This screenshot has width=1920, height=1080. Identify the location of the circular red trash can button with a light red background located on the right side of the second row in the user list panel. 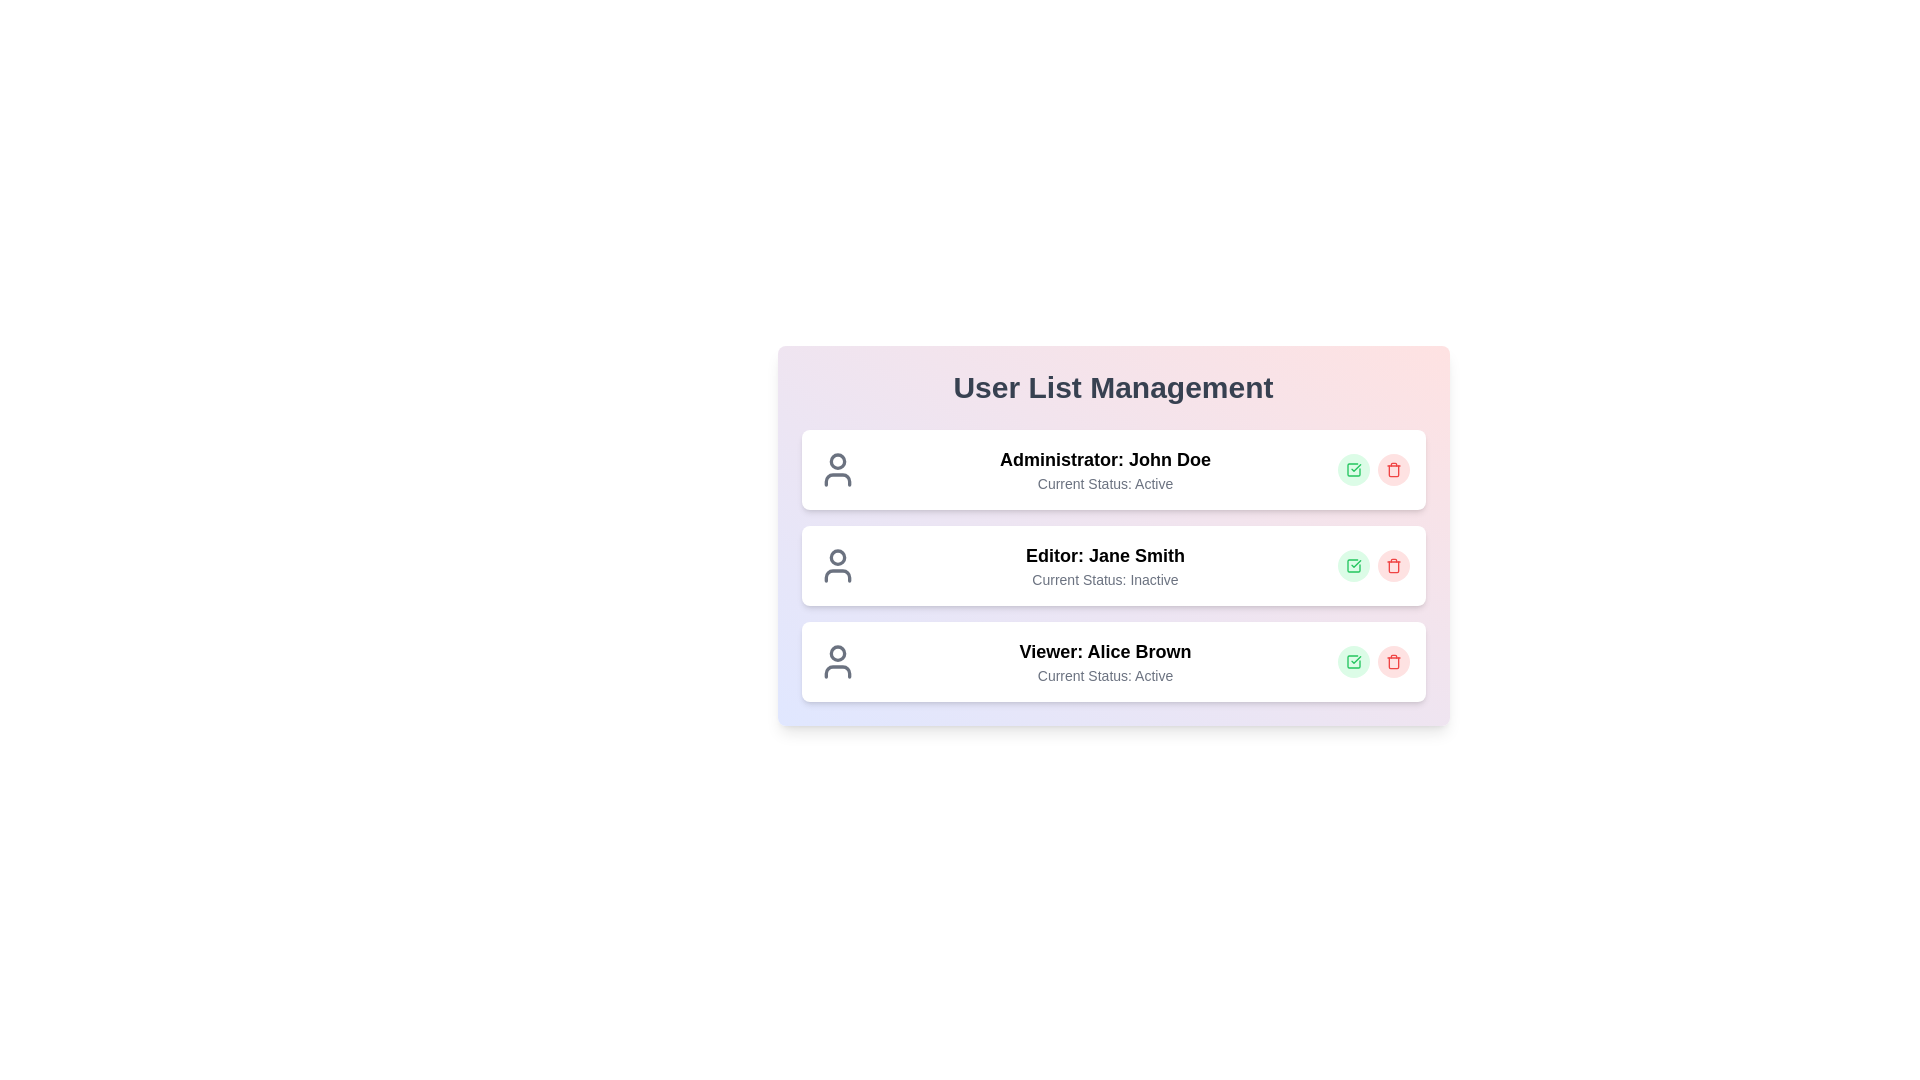
(1392, 566).